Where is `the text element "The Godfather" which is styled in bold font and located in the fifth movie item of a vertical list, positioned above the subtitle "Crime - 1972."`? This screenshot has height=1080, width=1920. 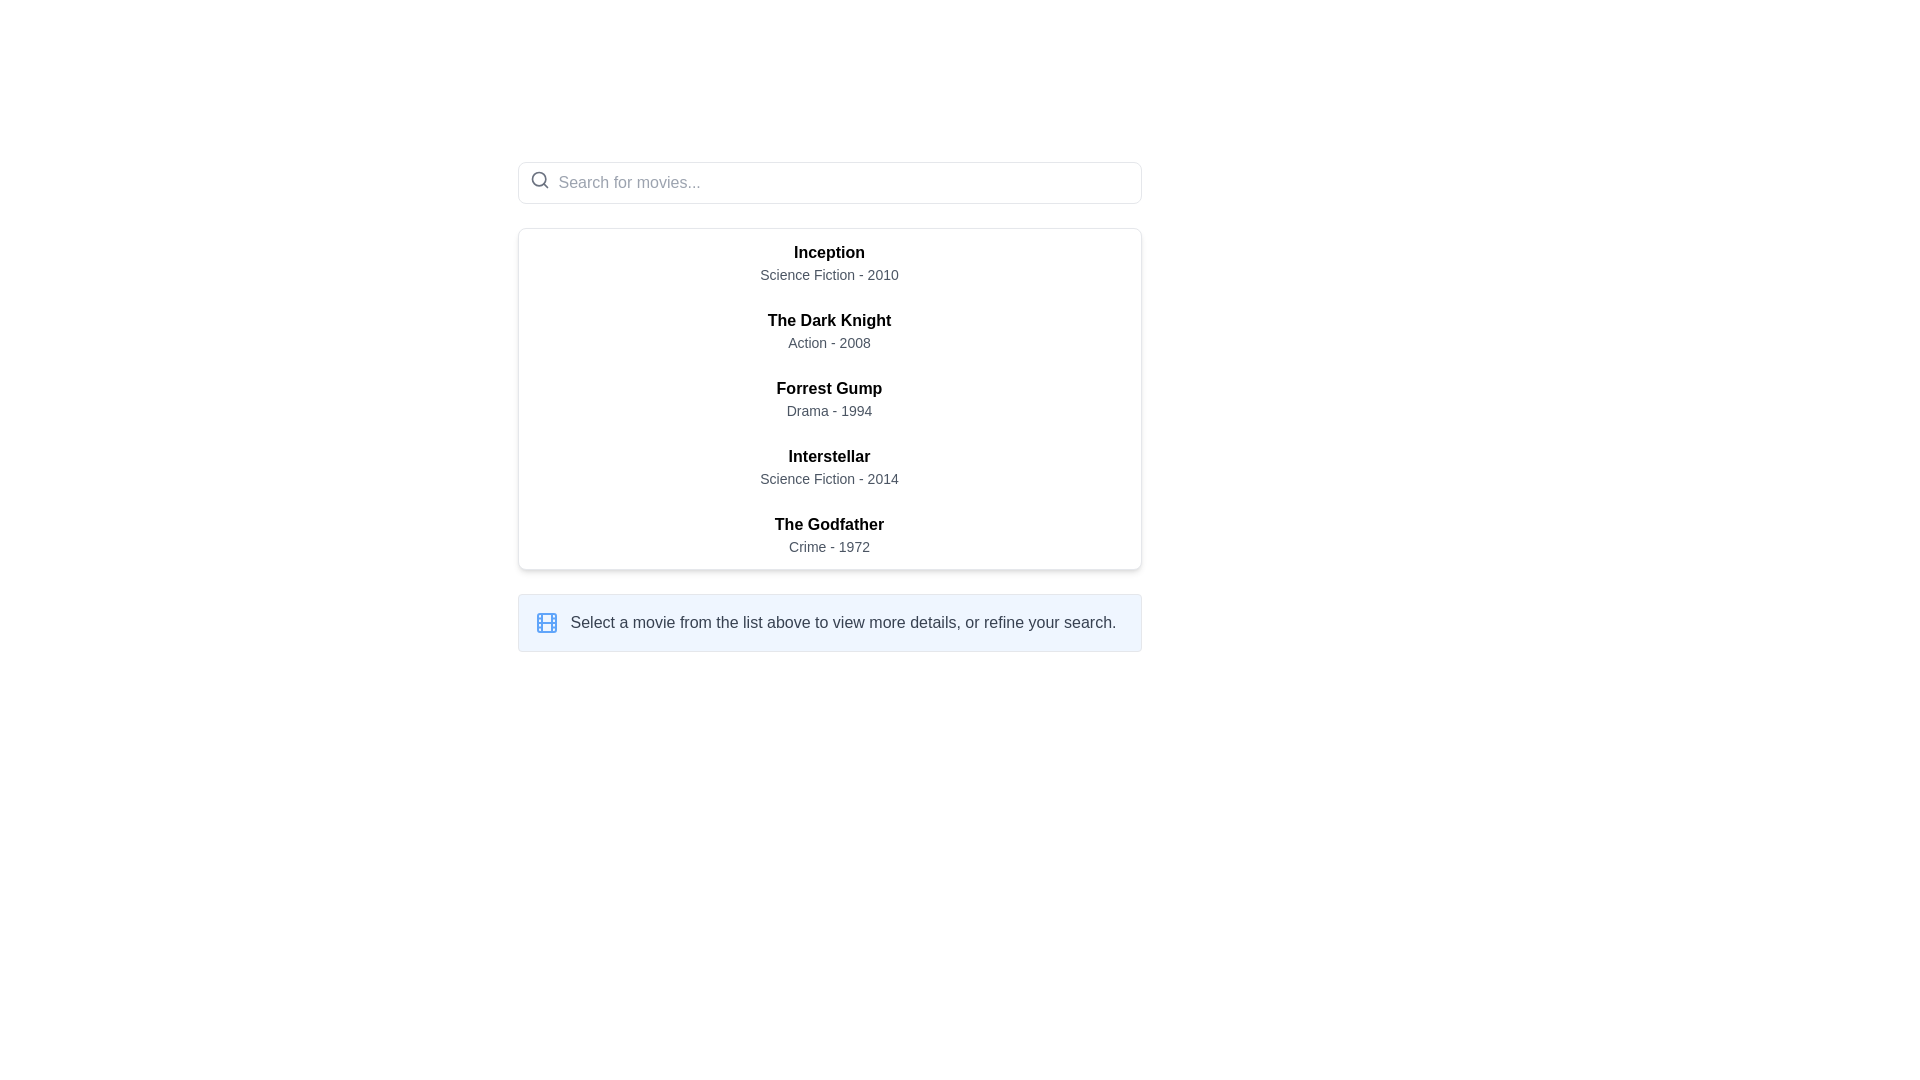 the text element "The Godfather" which is styled in bold font and located in the fifth movie item of a vertical list, positioned above the subtitle "Crime - 1972." is located at coordinates (829, 523).